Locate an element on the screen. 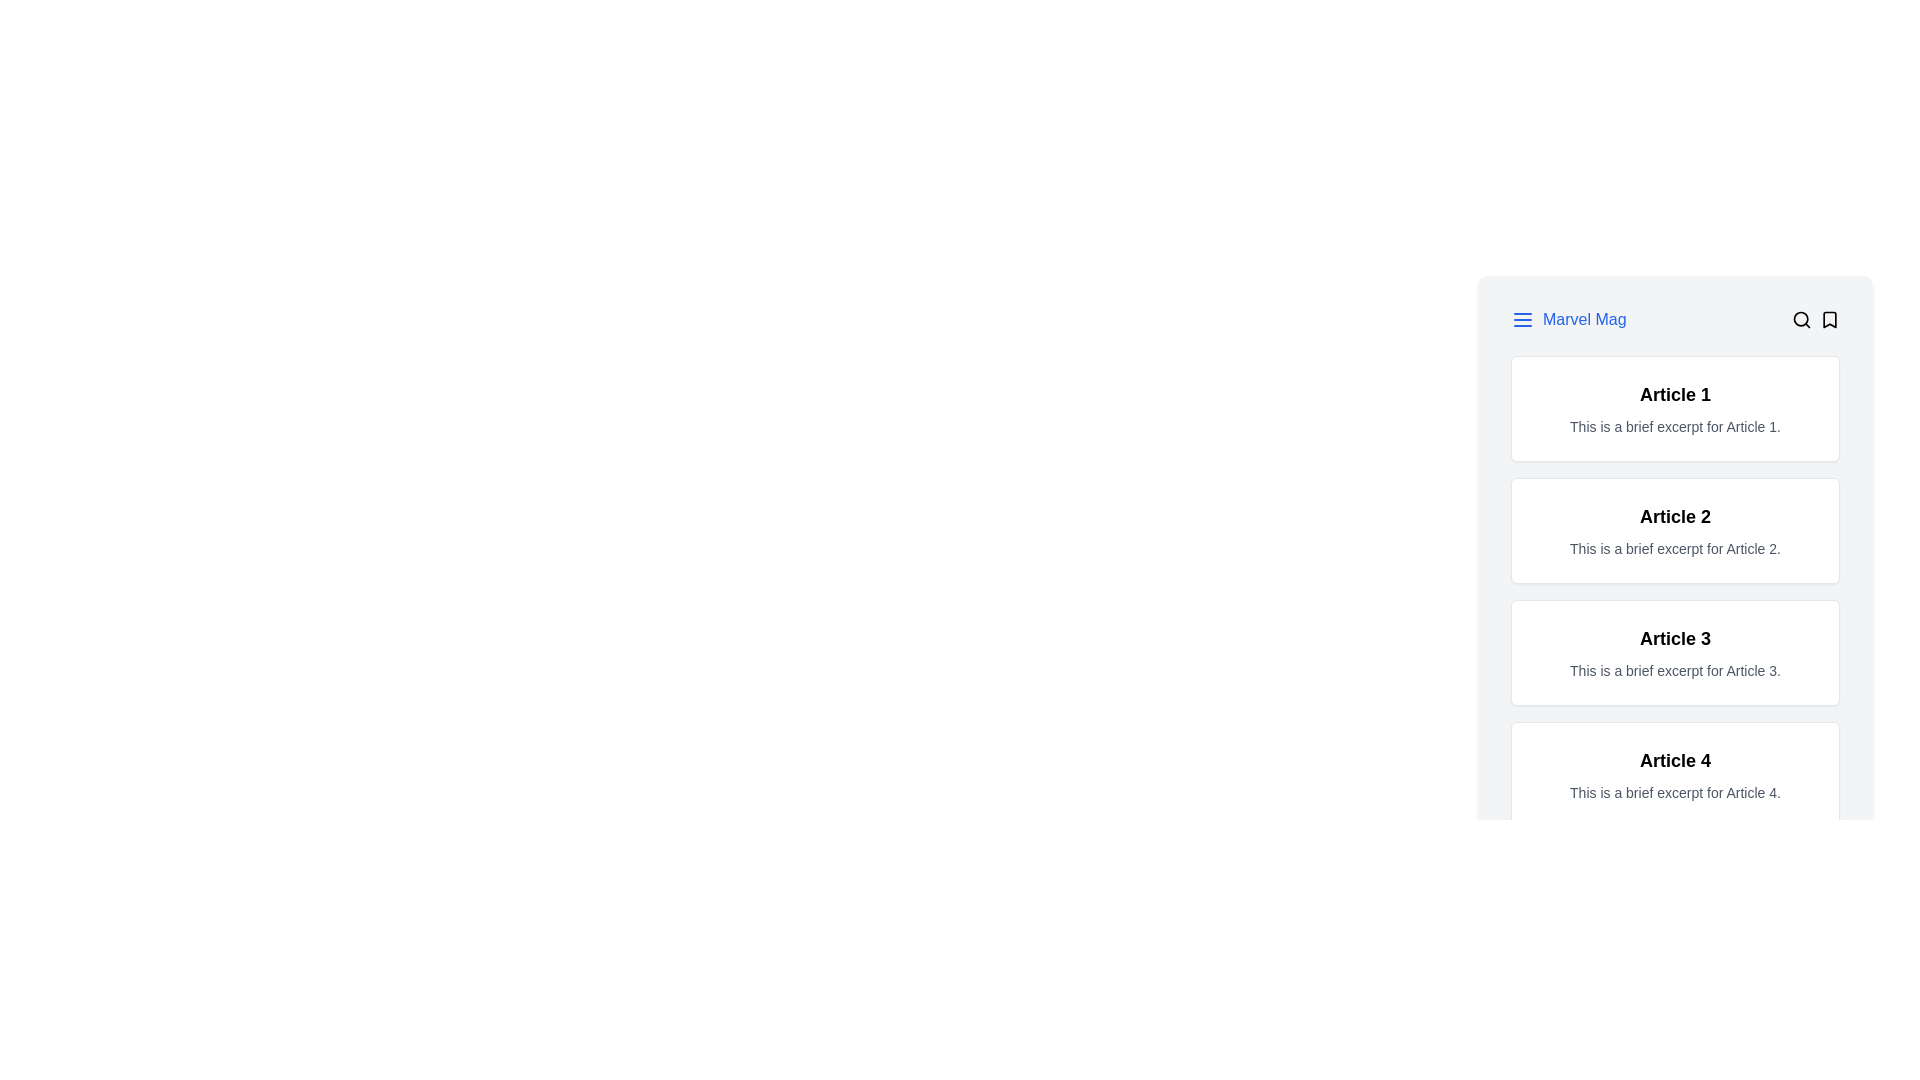 This screenshot has height=1080, width=1920. title text located at the top of the first card in a vertical list of cards is located at coordinates (1675, 394).